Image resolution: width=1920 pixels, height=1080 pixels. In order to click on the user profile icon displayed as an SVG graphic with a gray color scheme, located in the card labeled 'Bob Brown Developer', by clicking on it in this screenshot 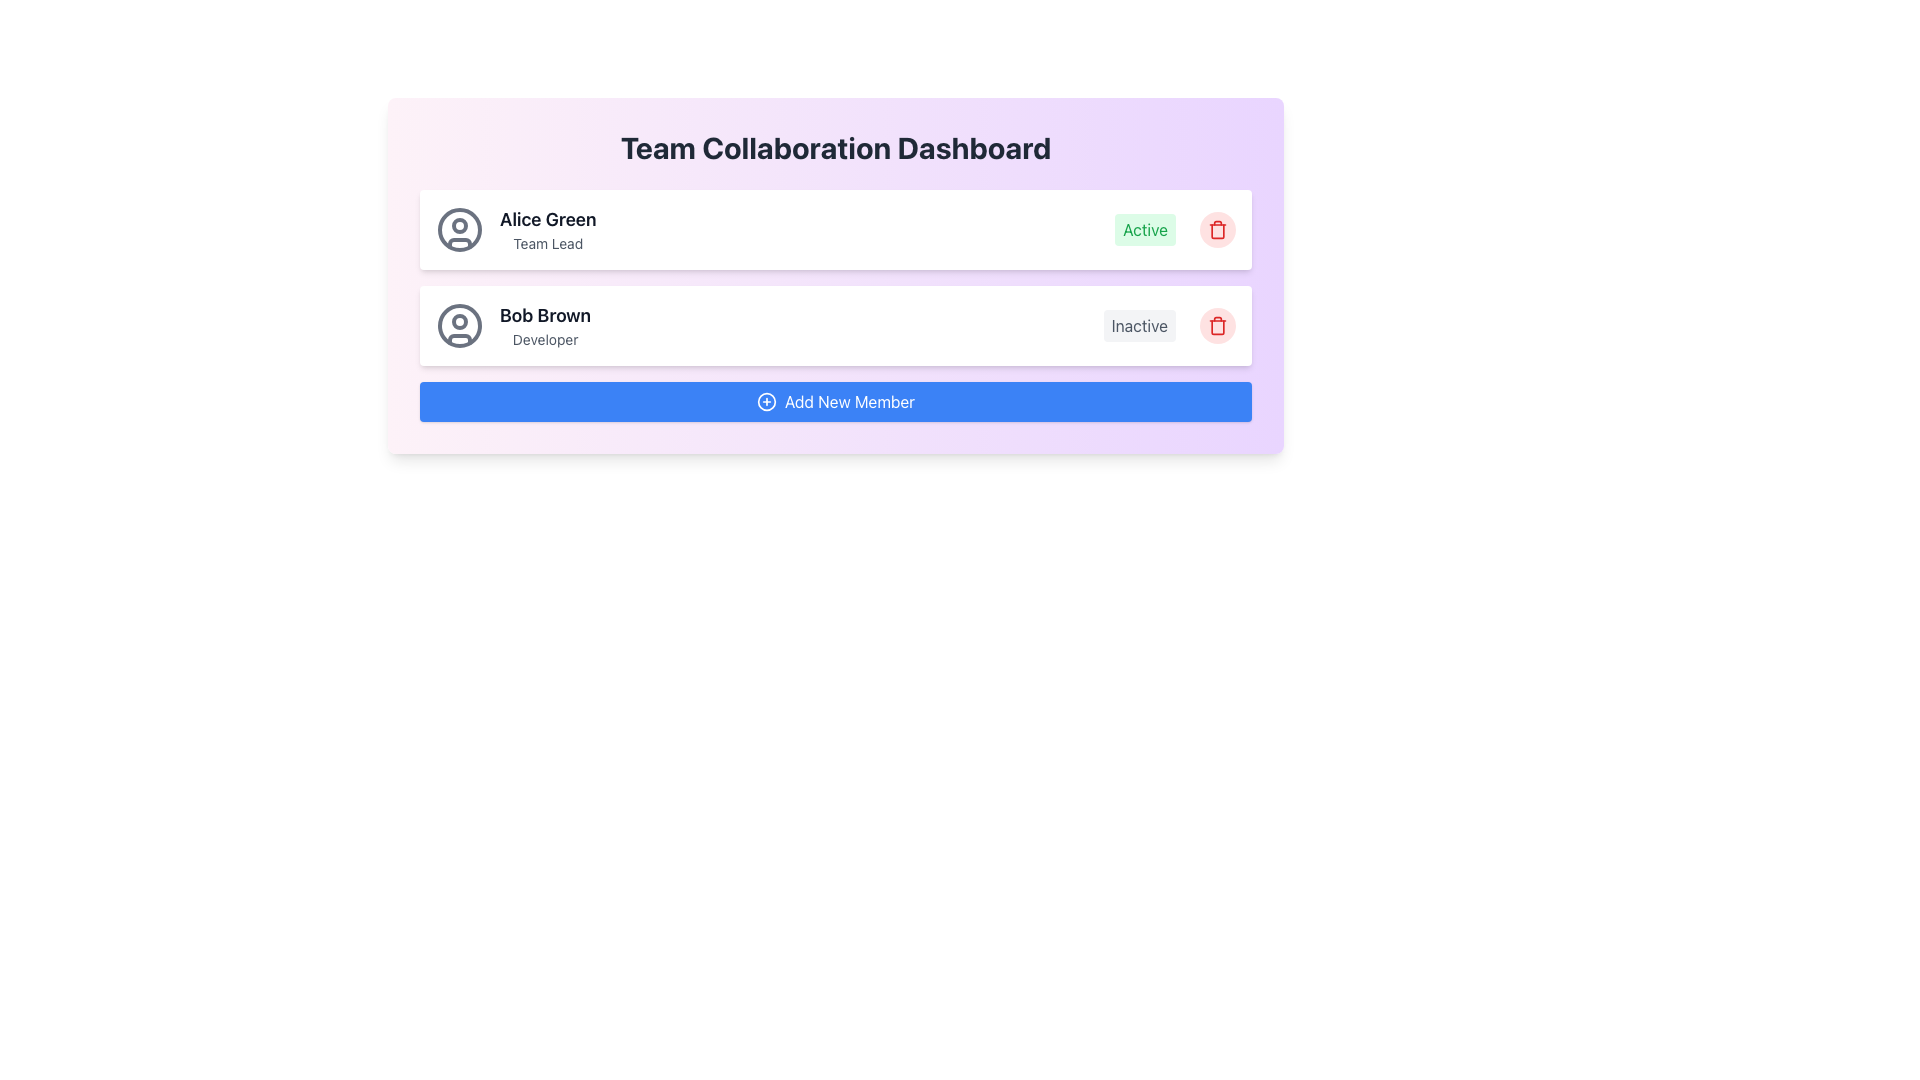, I will do `click(459, 325)`.